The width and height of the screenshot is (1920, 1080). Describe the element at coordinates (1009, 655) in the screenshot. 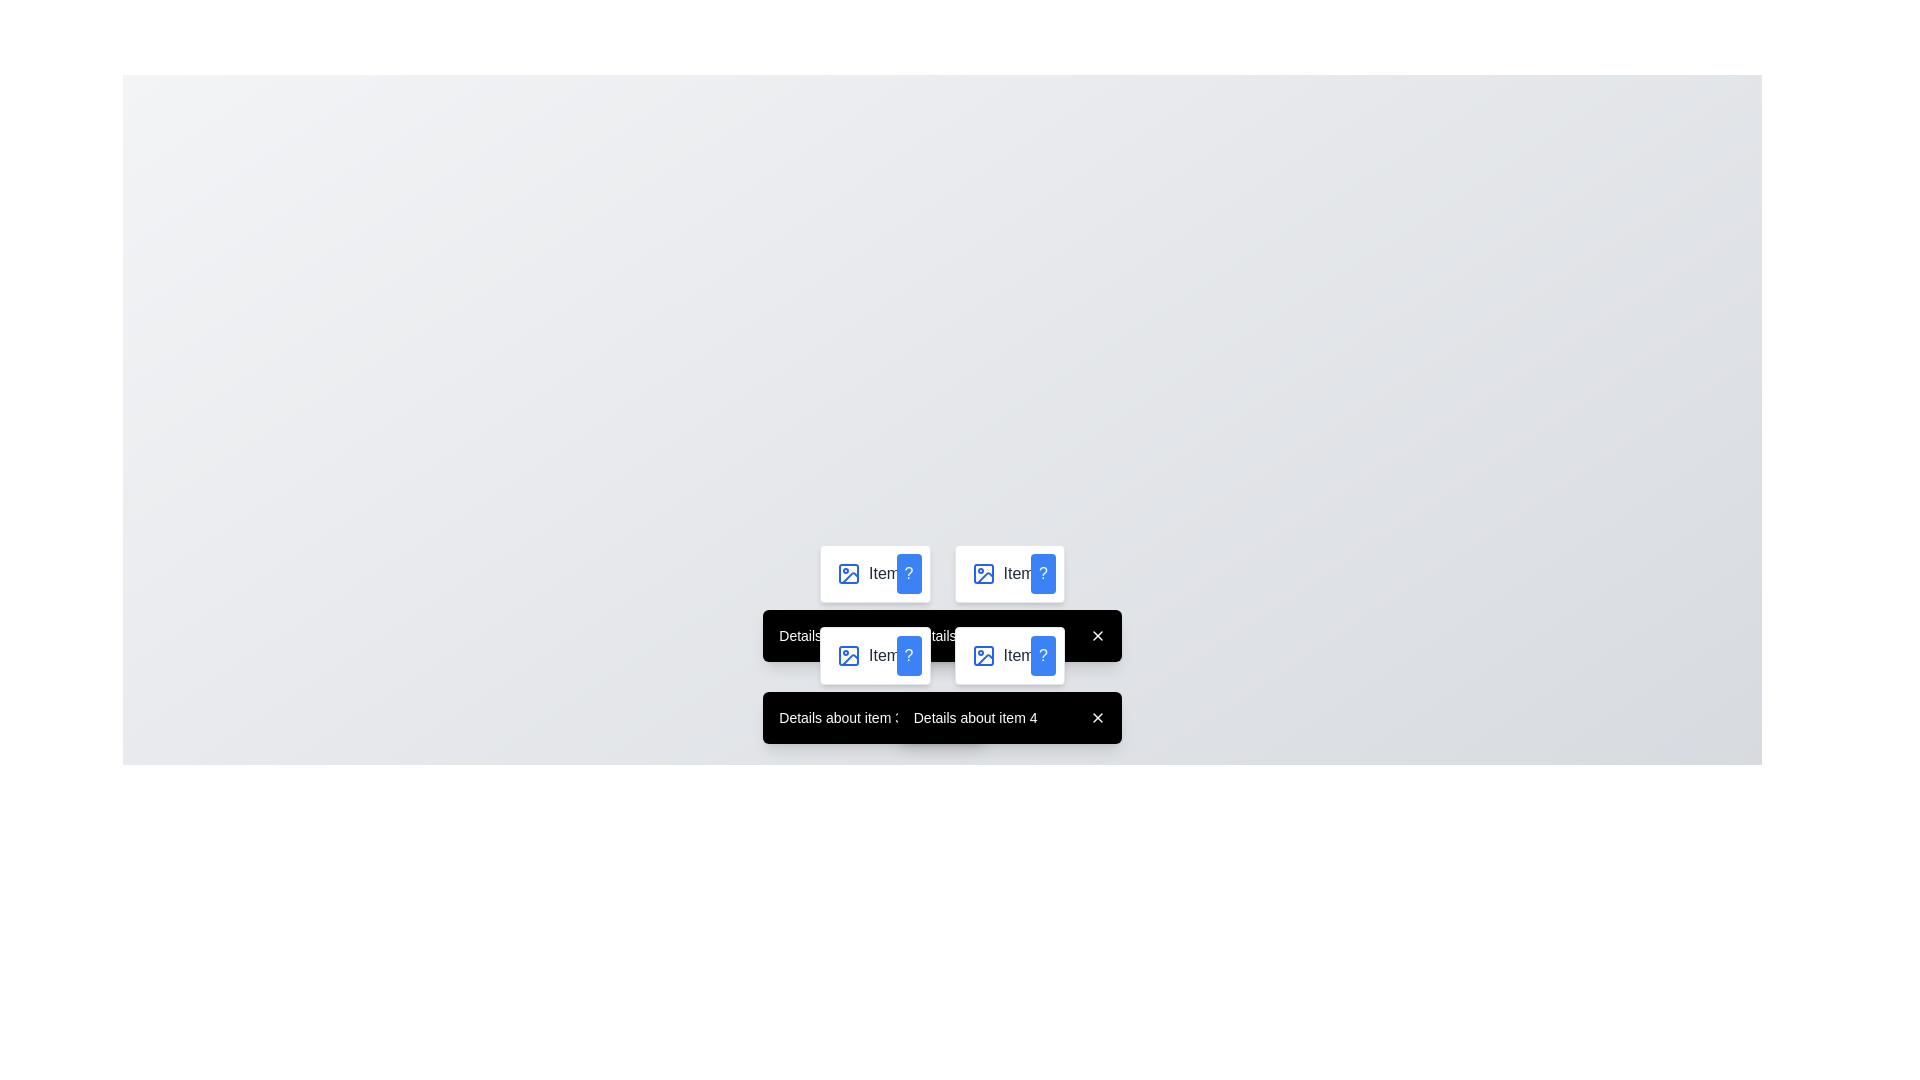

I see `the informational card that serves as a descriptor for 'Item 4', located at the bottom-right position of the grid layout` at that location.